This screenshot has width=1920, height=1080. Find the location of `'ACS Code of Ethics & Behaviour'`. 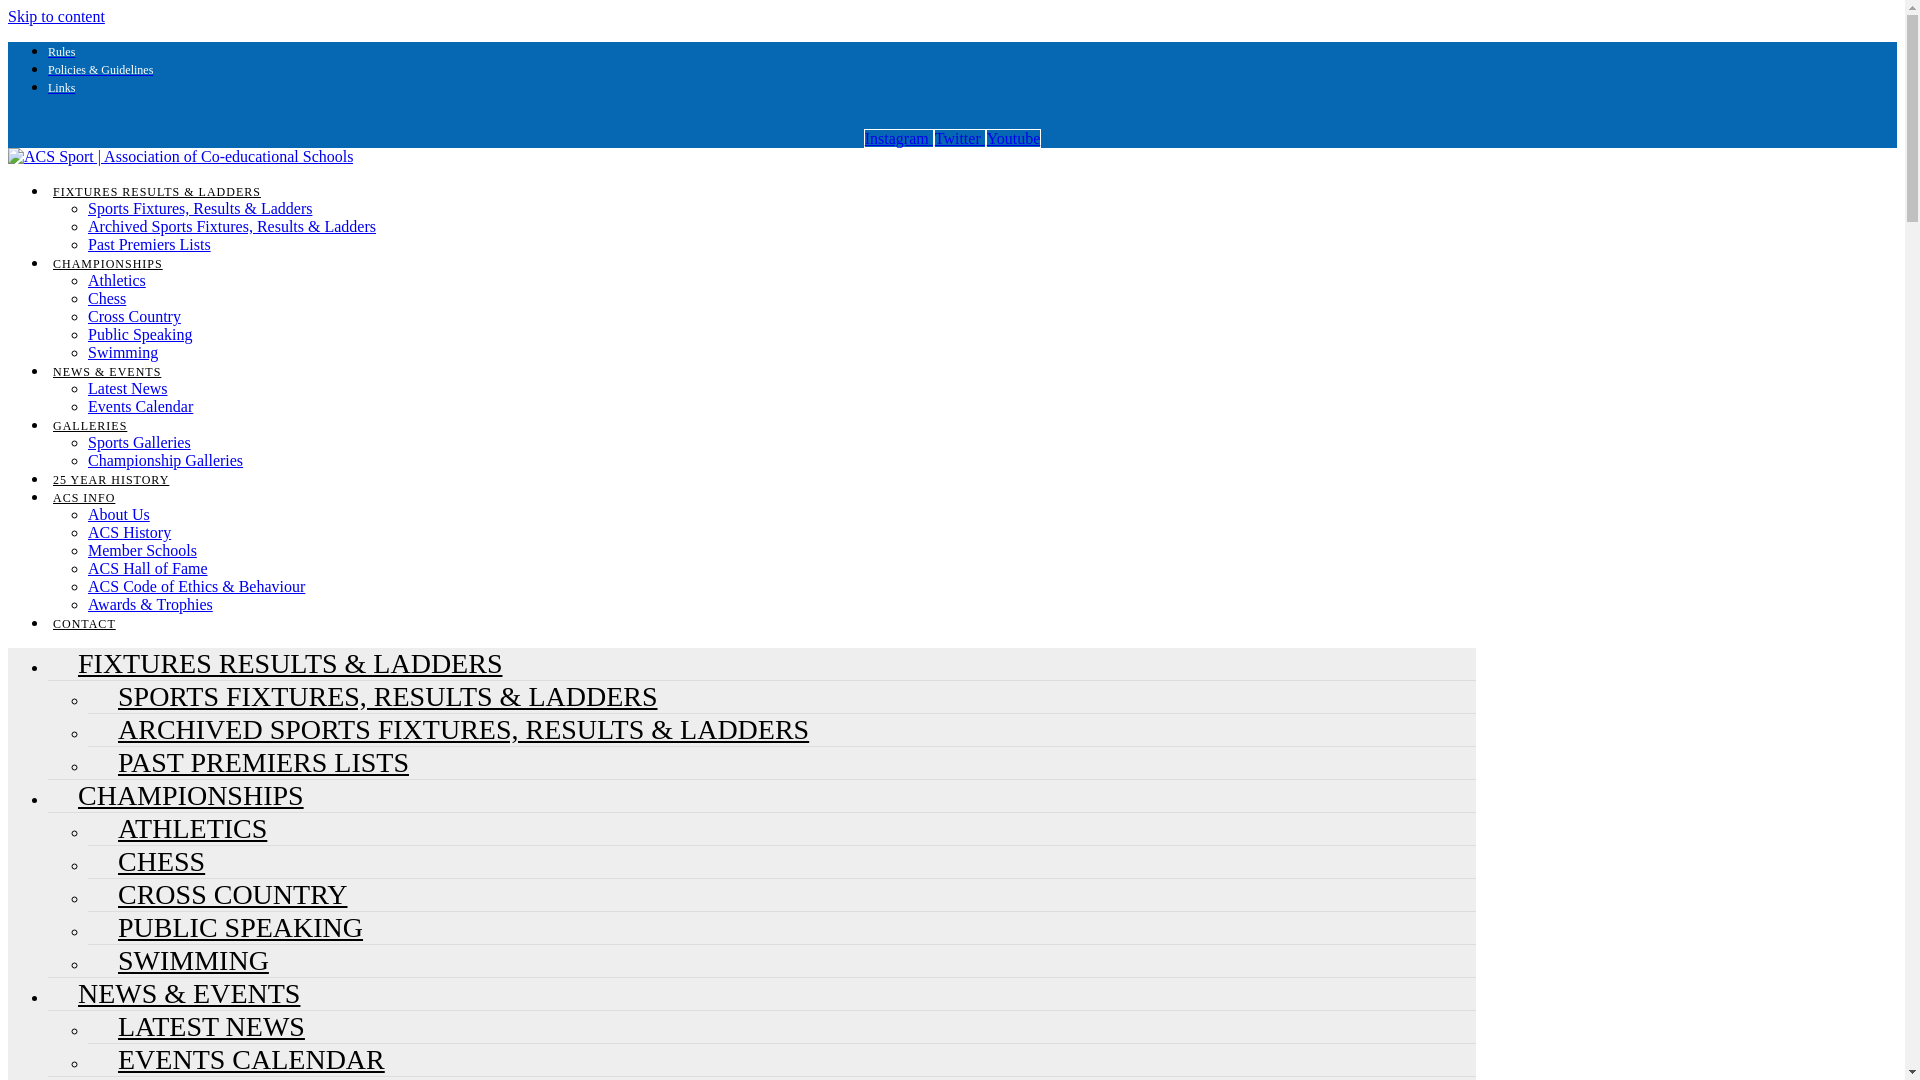

'ACS Code of Ethics & Behaviour' is located at coordinates (196, 585).